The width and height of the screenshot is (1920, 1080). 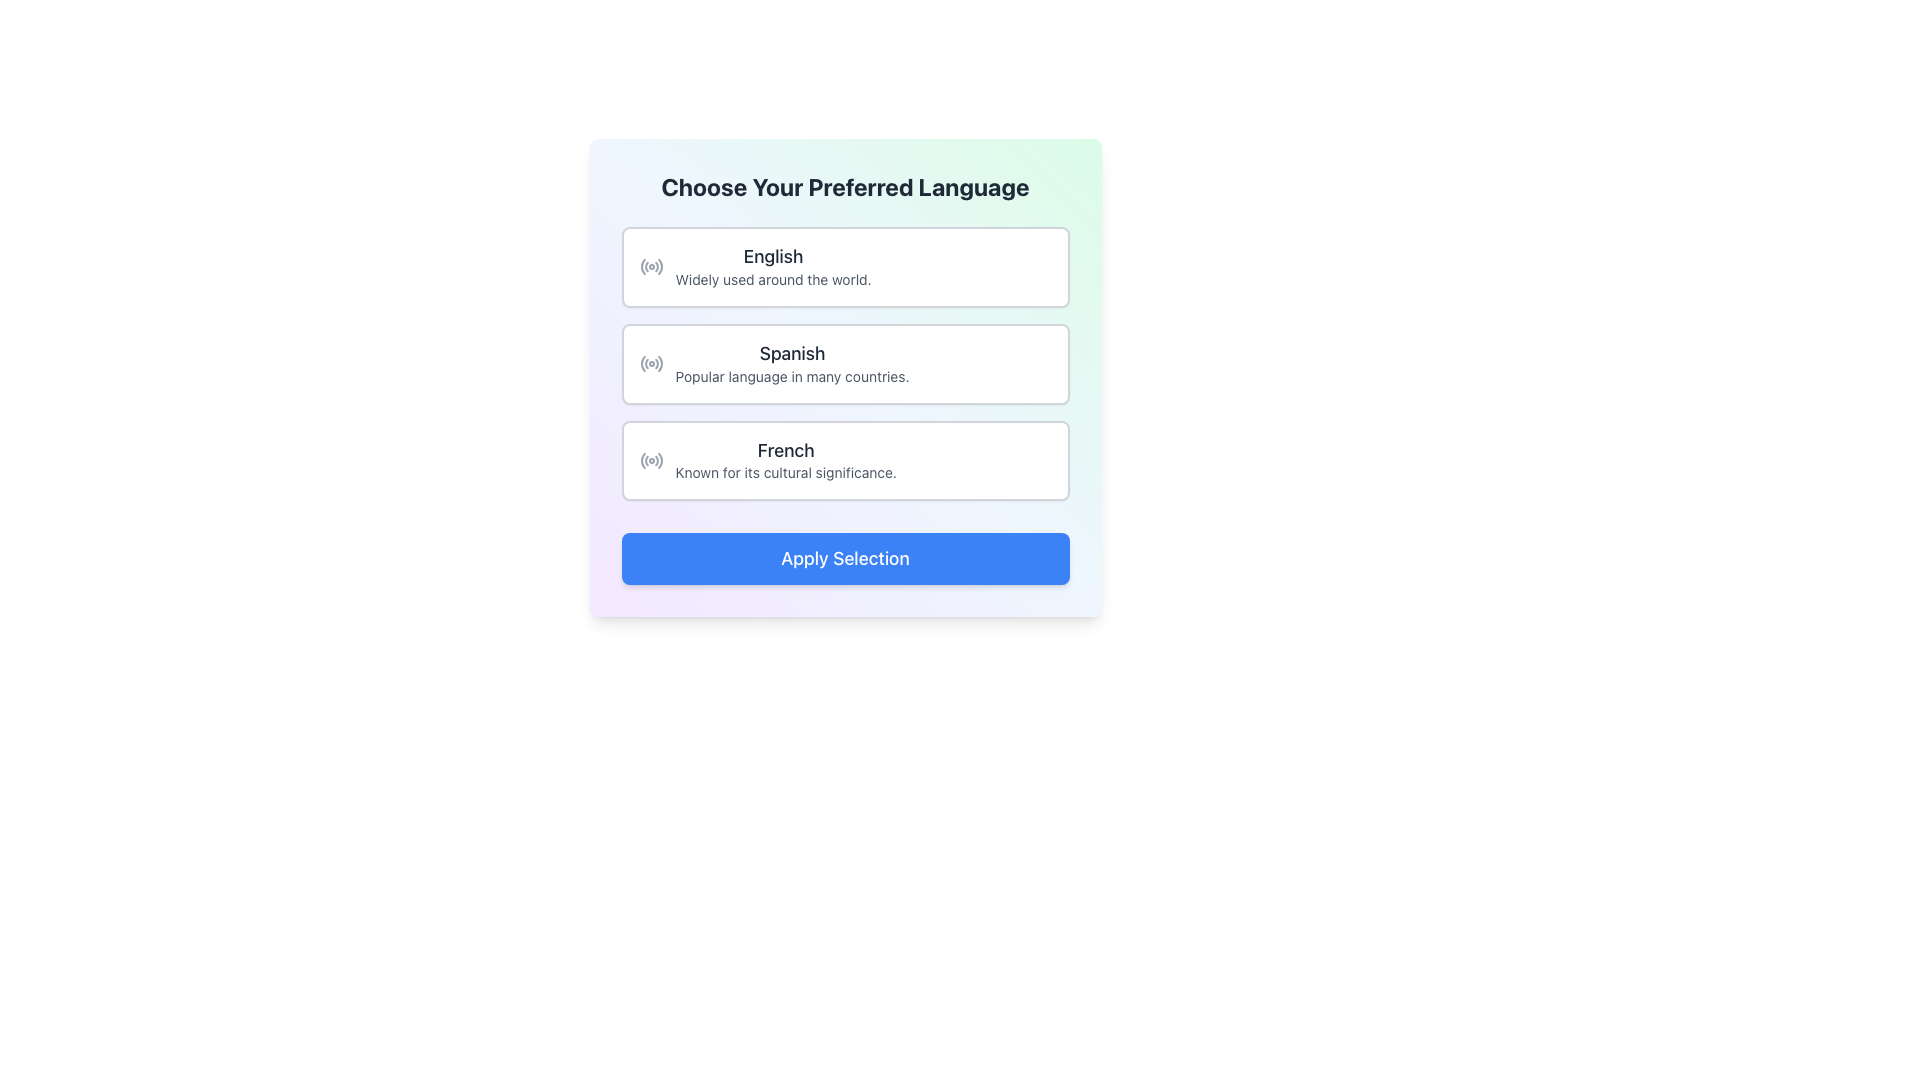 I want to click on the 'Spanish' language selection button located in the second card of a vertical stack of language options, so click(x=845, y=364).